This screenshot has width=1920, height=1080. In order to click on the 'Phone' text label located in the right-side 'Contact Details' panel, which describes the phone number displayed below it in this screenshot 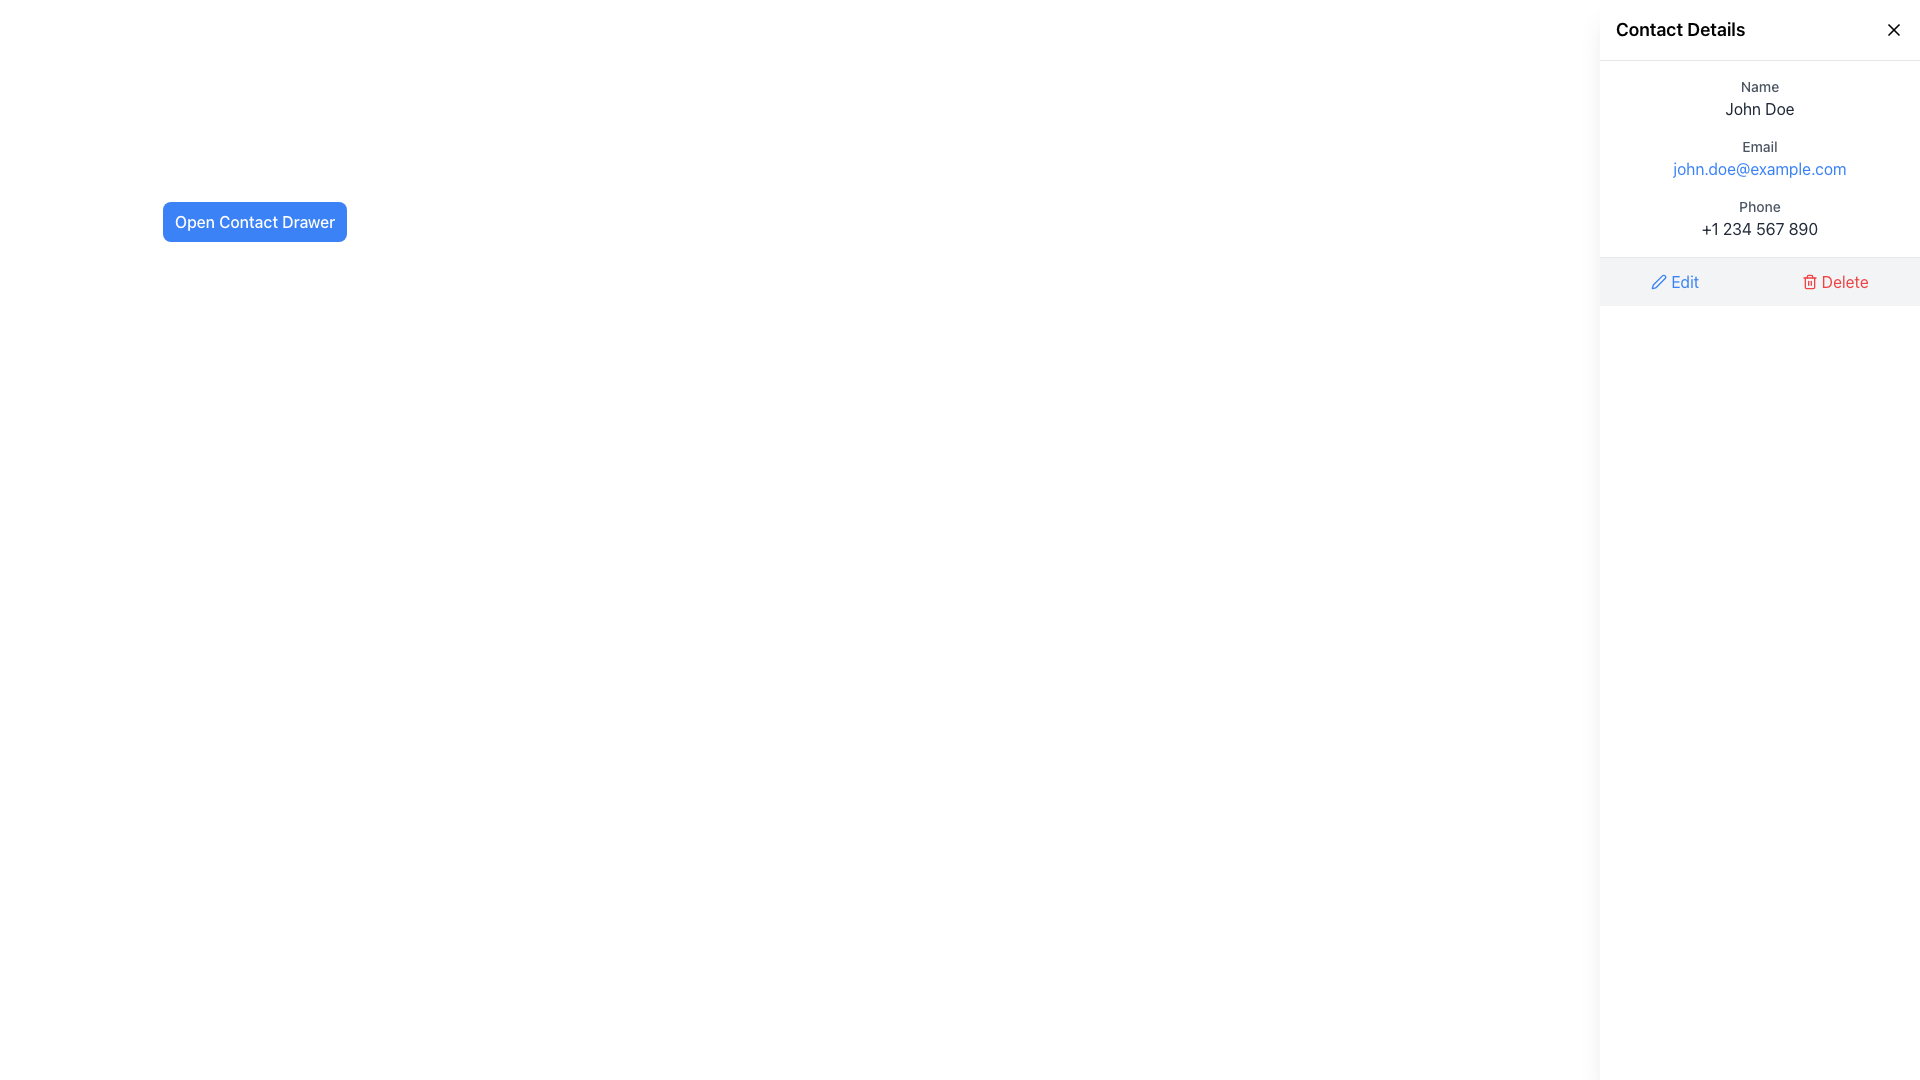, I will do `click(1760, 207)`.